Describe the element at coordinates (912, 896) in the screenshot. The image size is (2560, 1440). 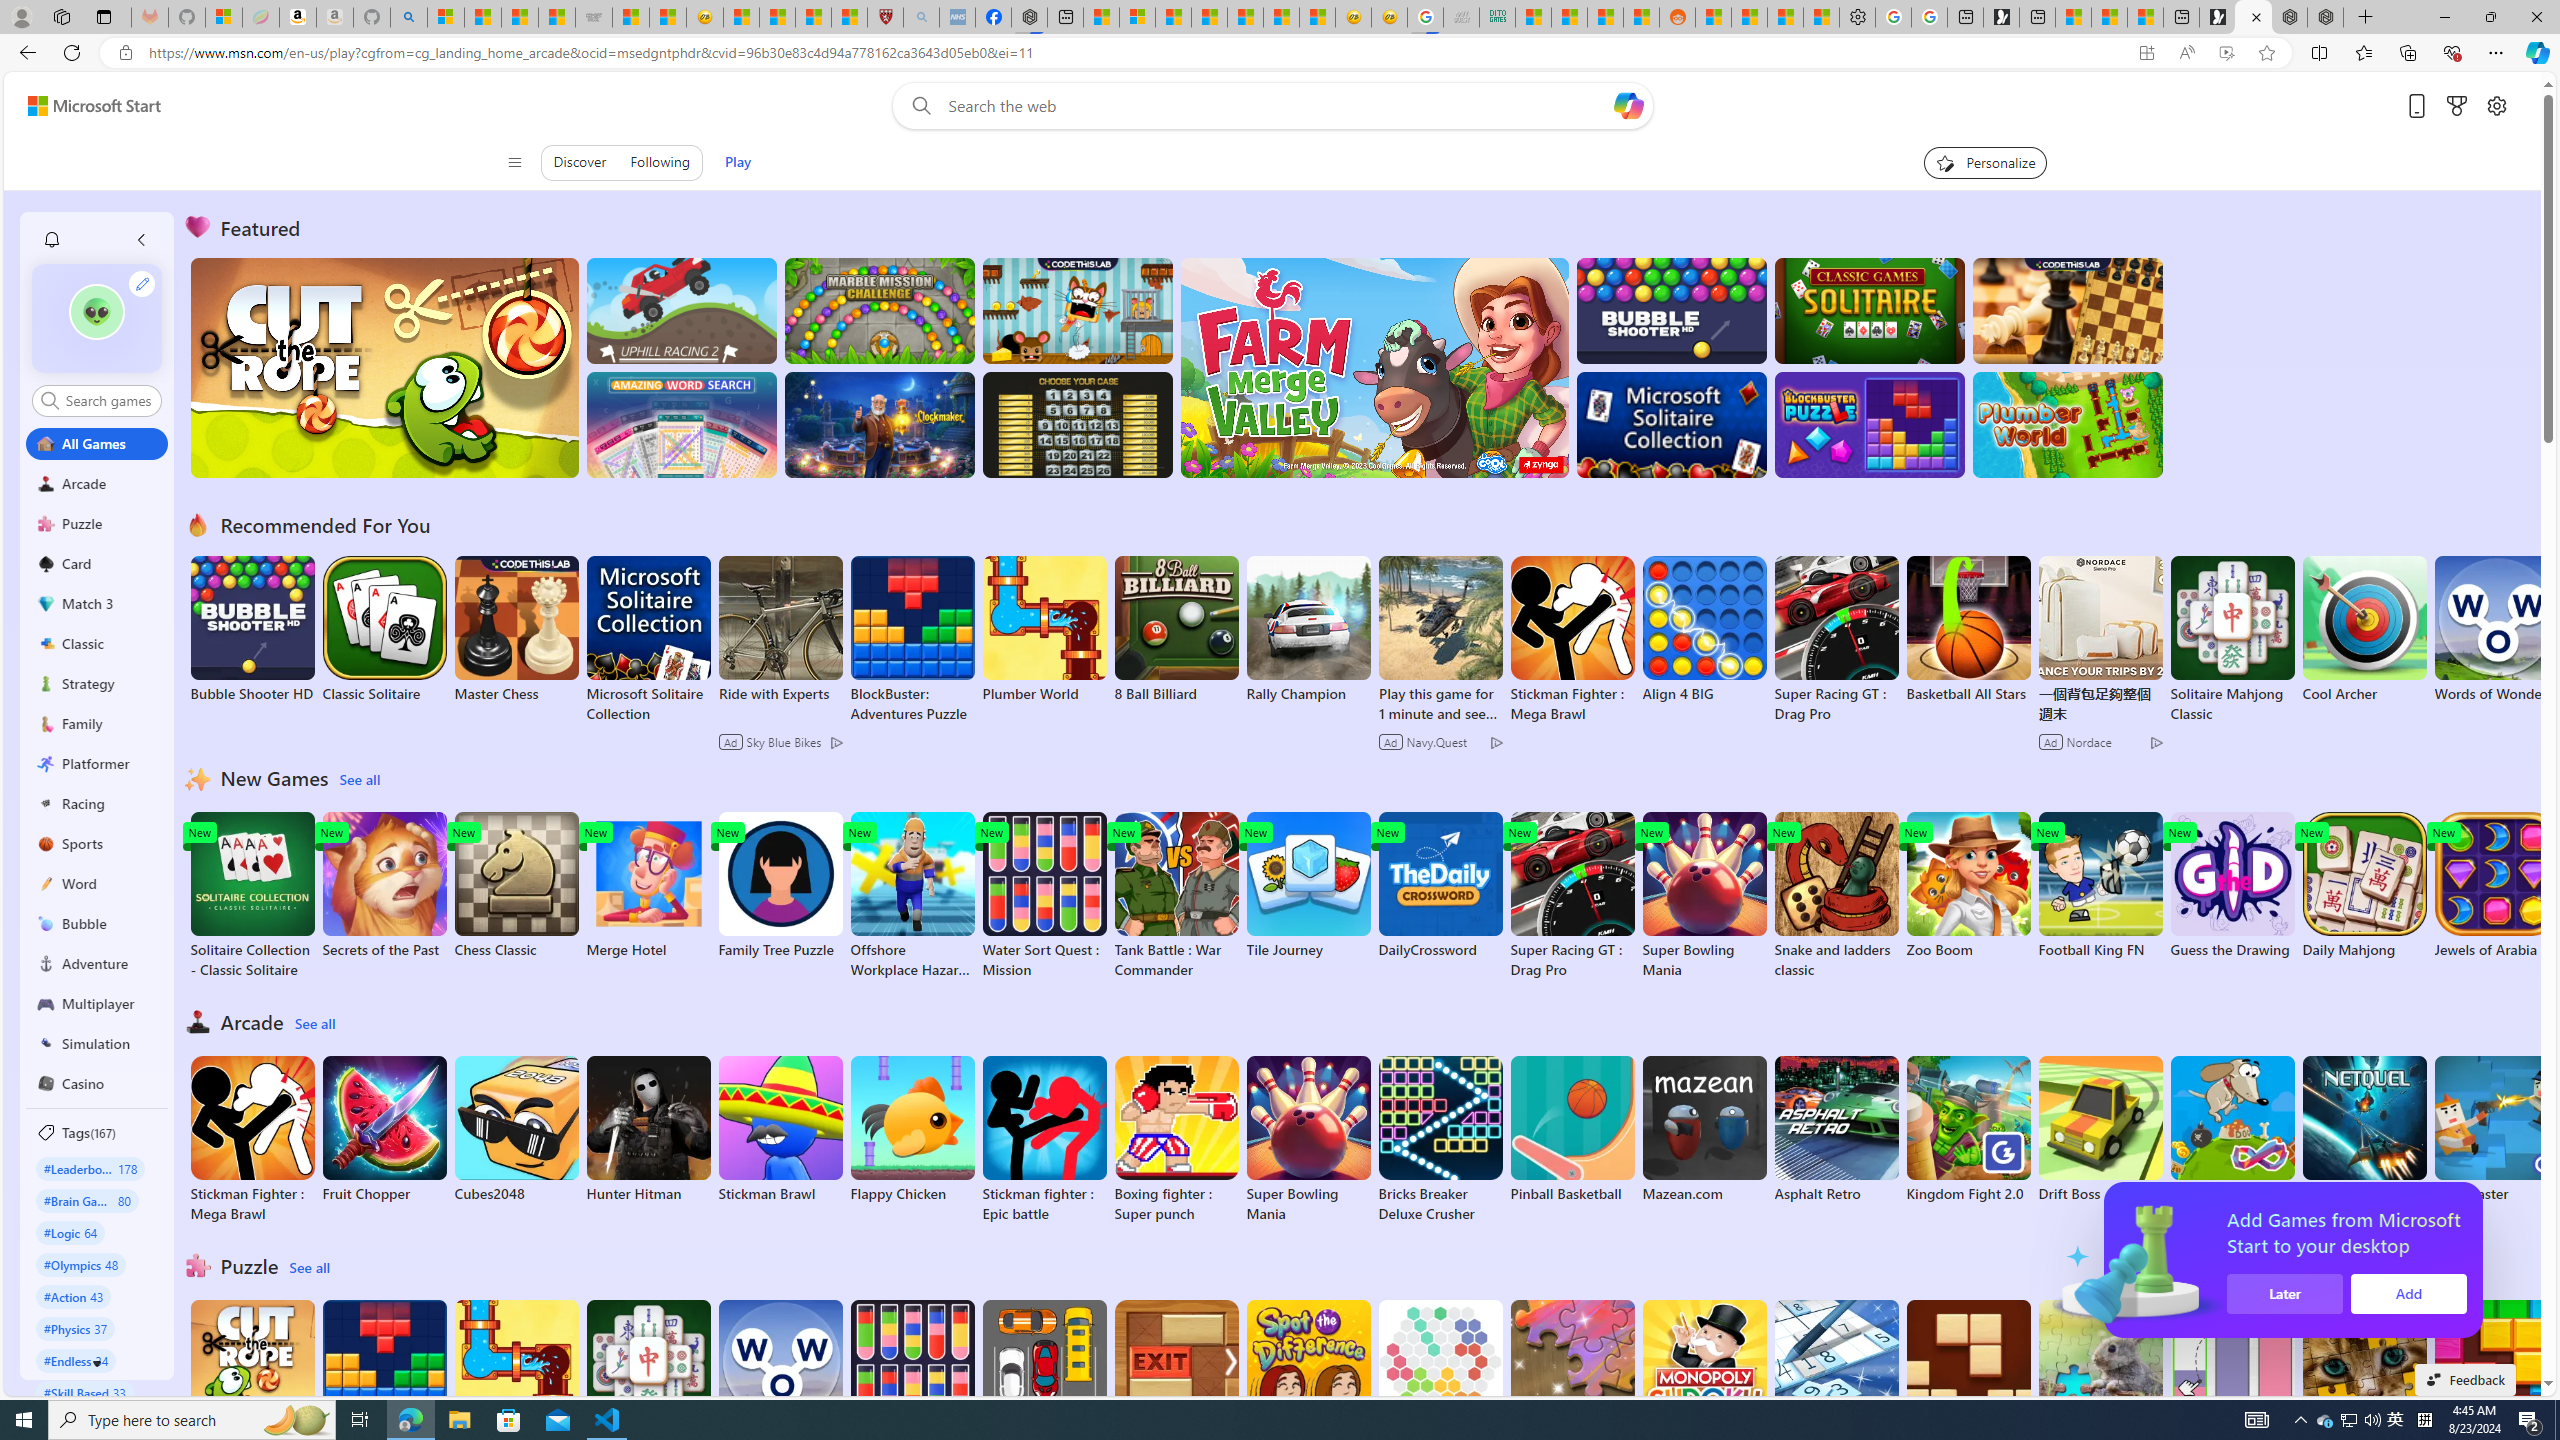
I see `'Offshore Workplace Hazard Game'` at that location.